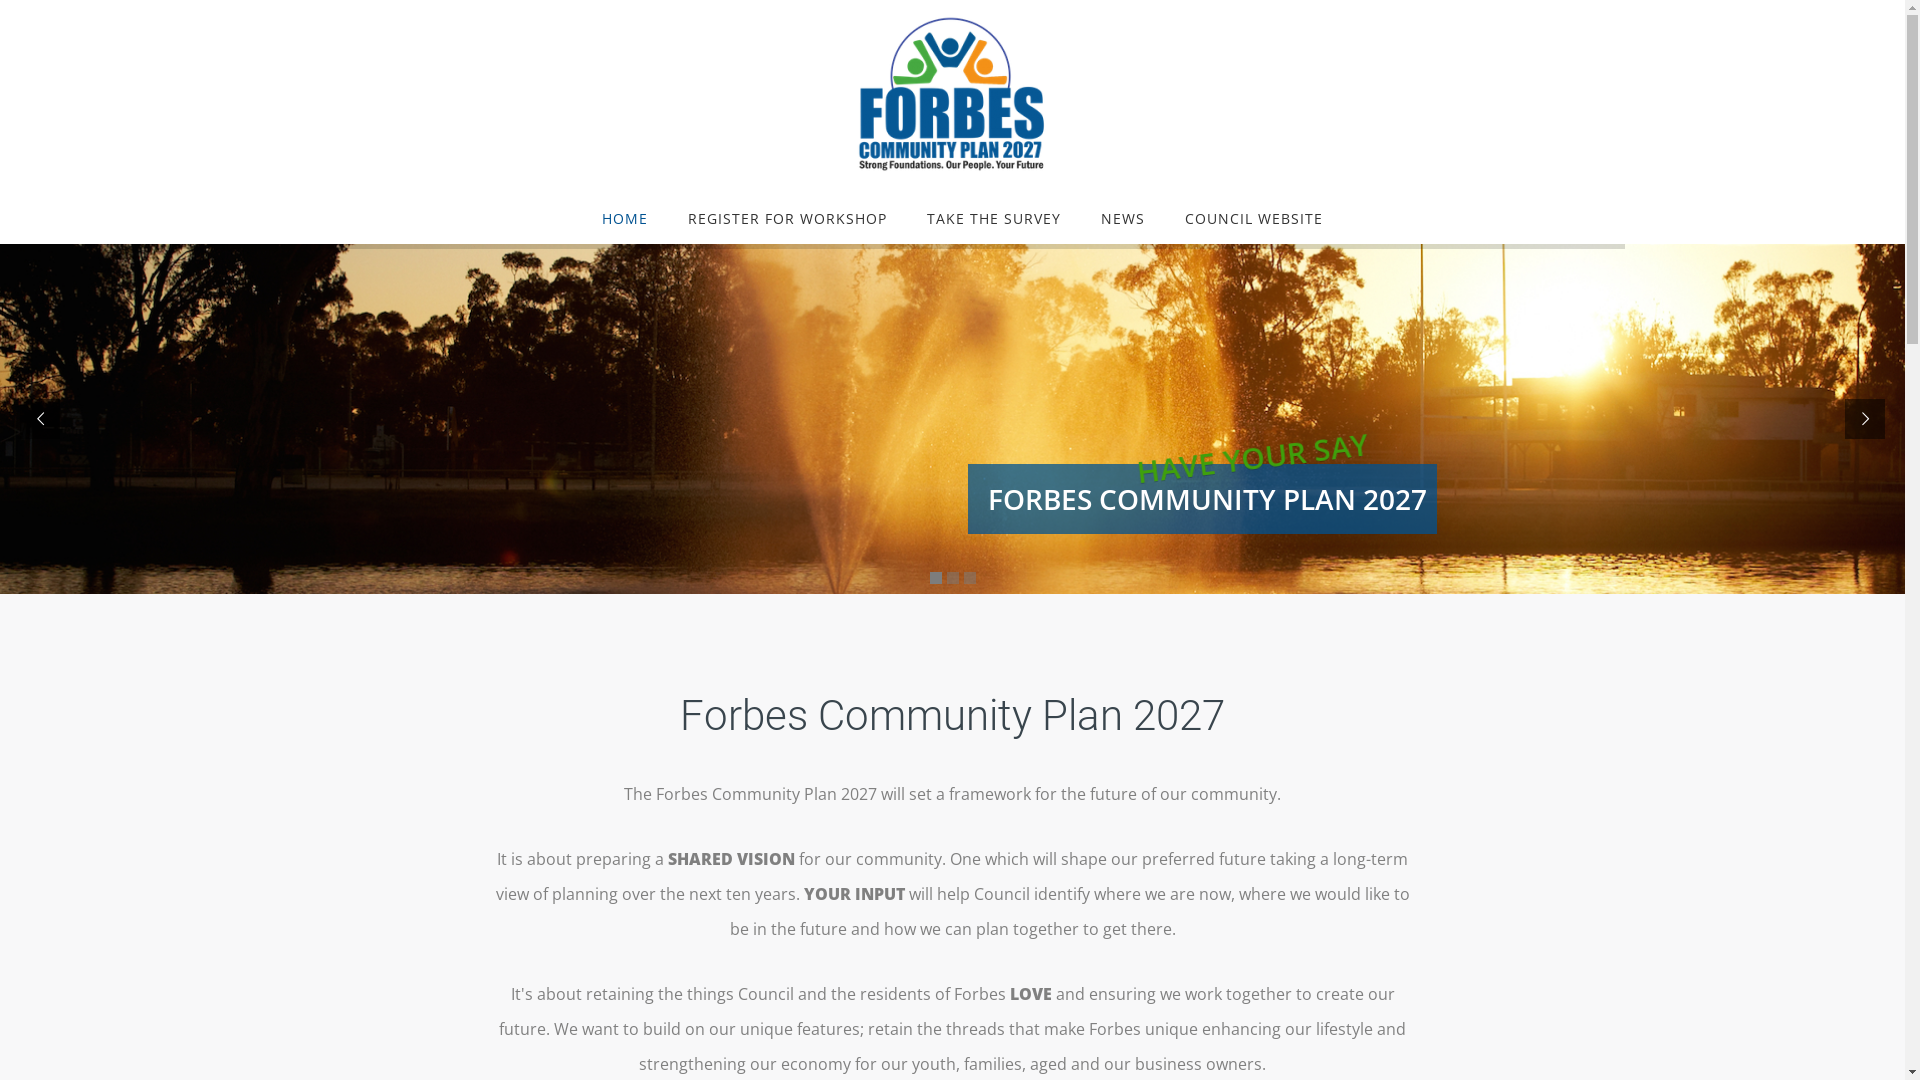 Image resolution: width=1920 pixels, height=1080 pixels. I want to click on 'NEWS', so click(1123, 218).